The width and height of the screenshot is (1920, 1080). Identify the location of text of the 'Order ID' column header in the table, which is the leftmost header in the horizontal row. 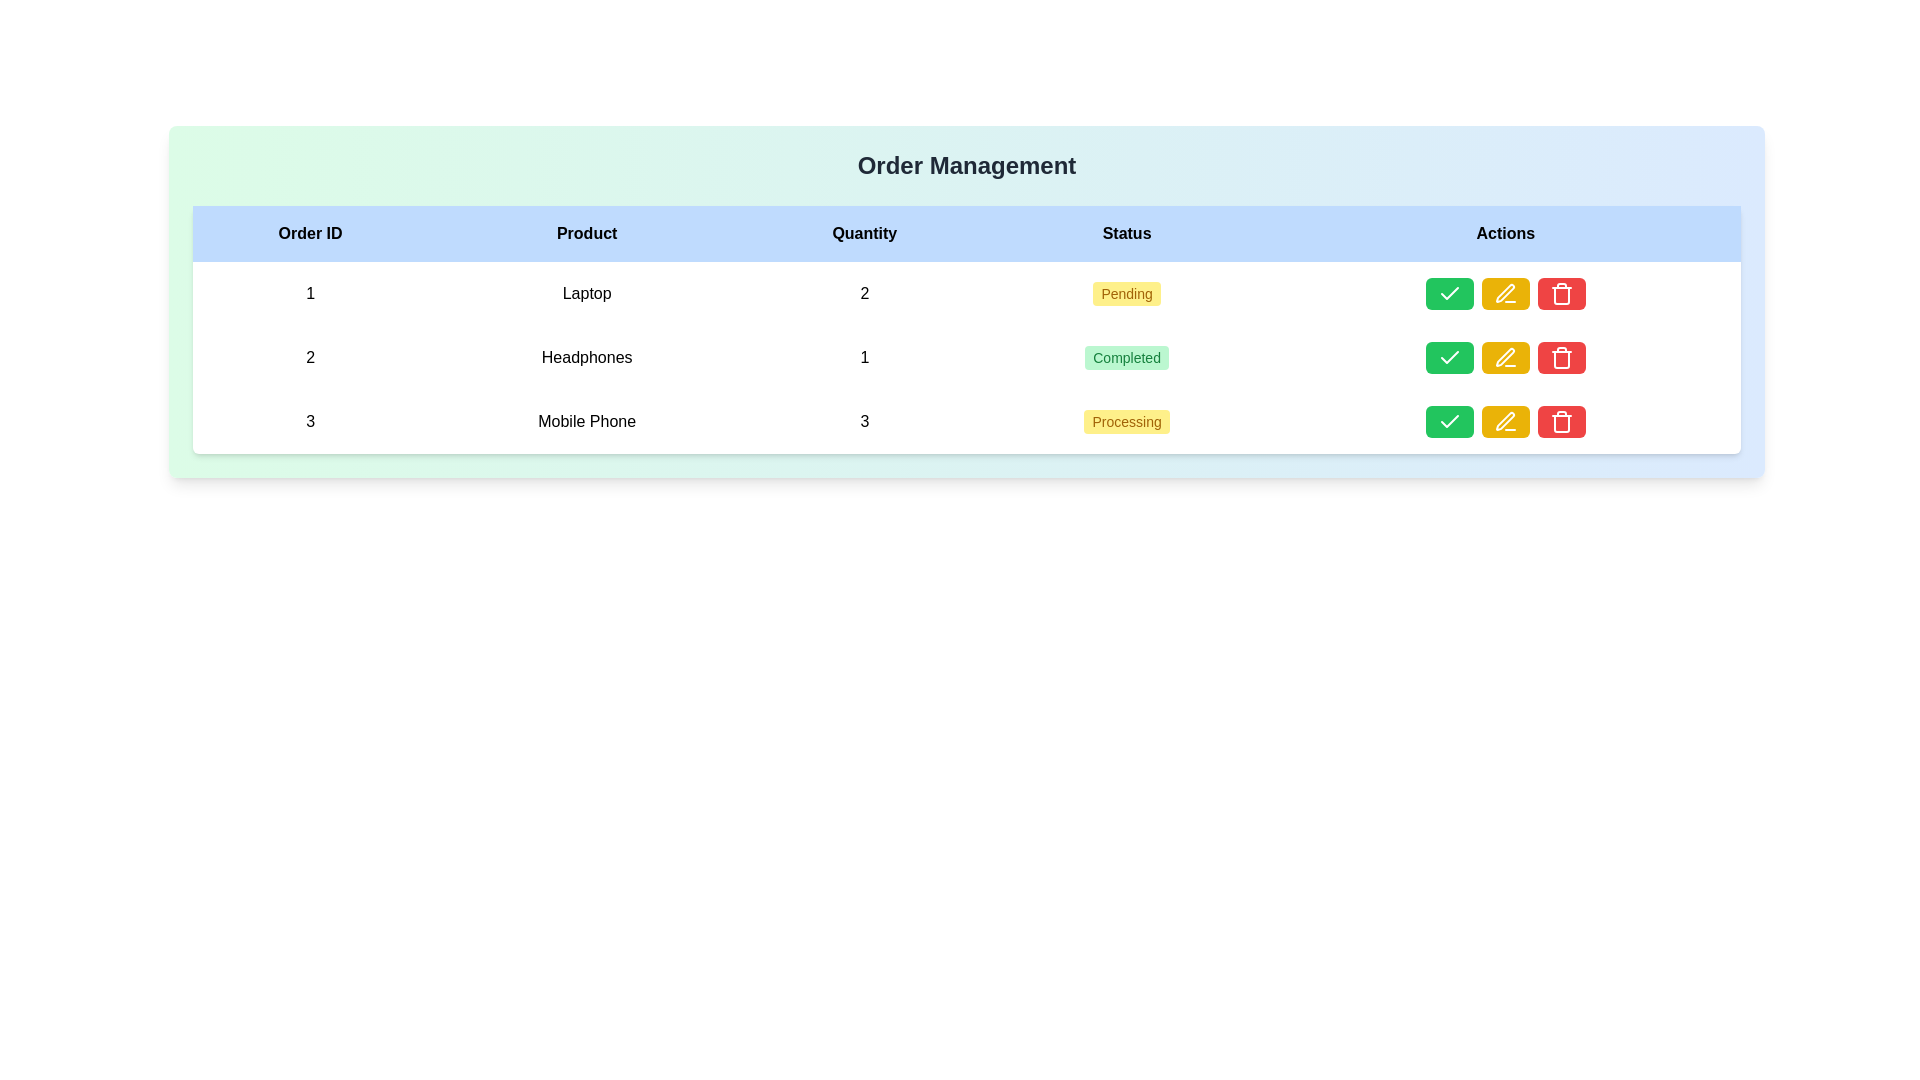
(309, 233).